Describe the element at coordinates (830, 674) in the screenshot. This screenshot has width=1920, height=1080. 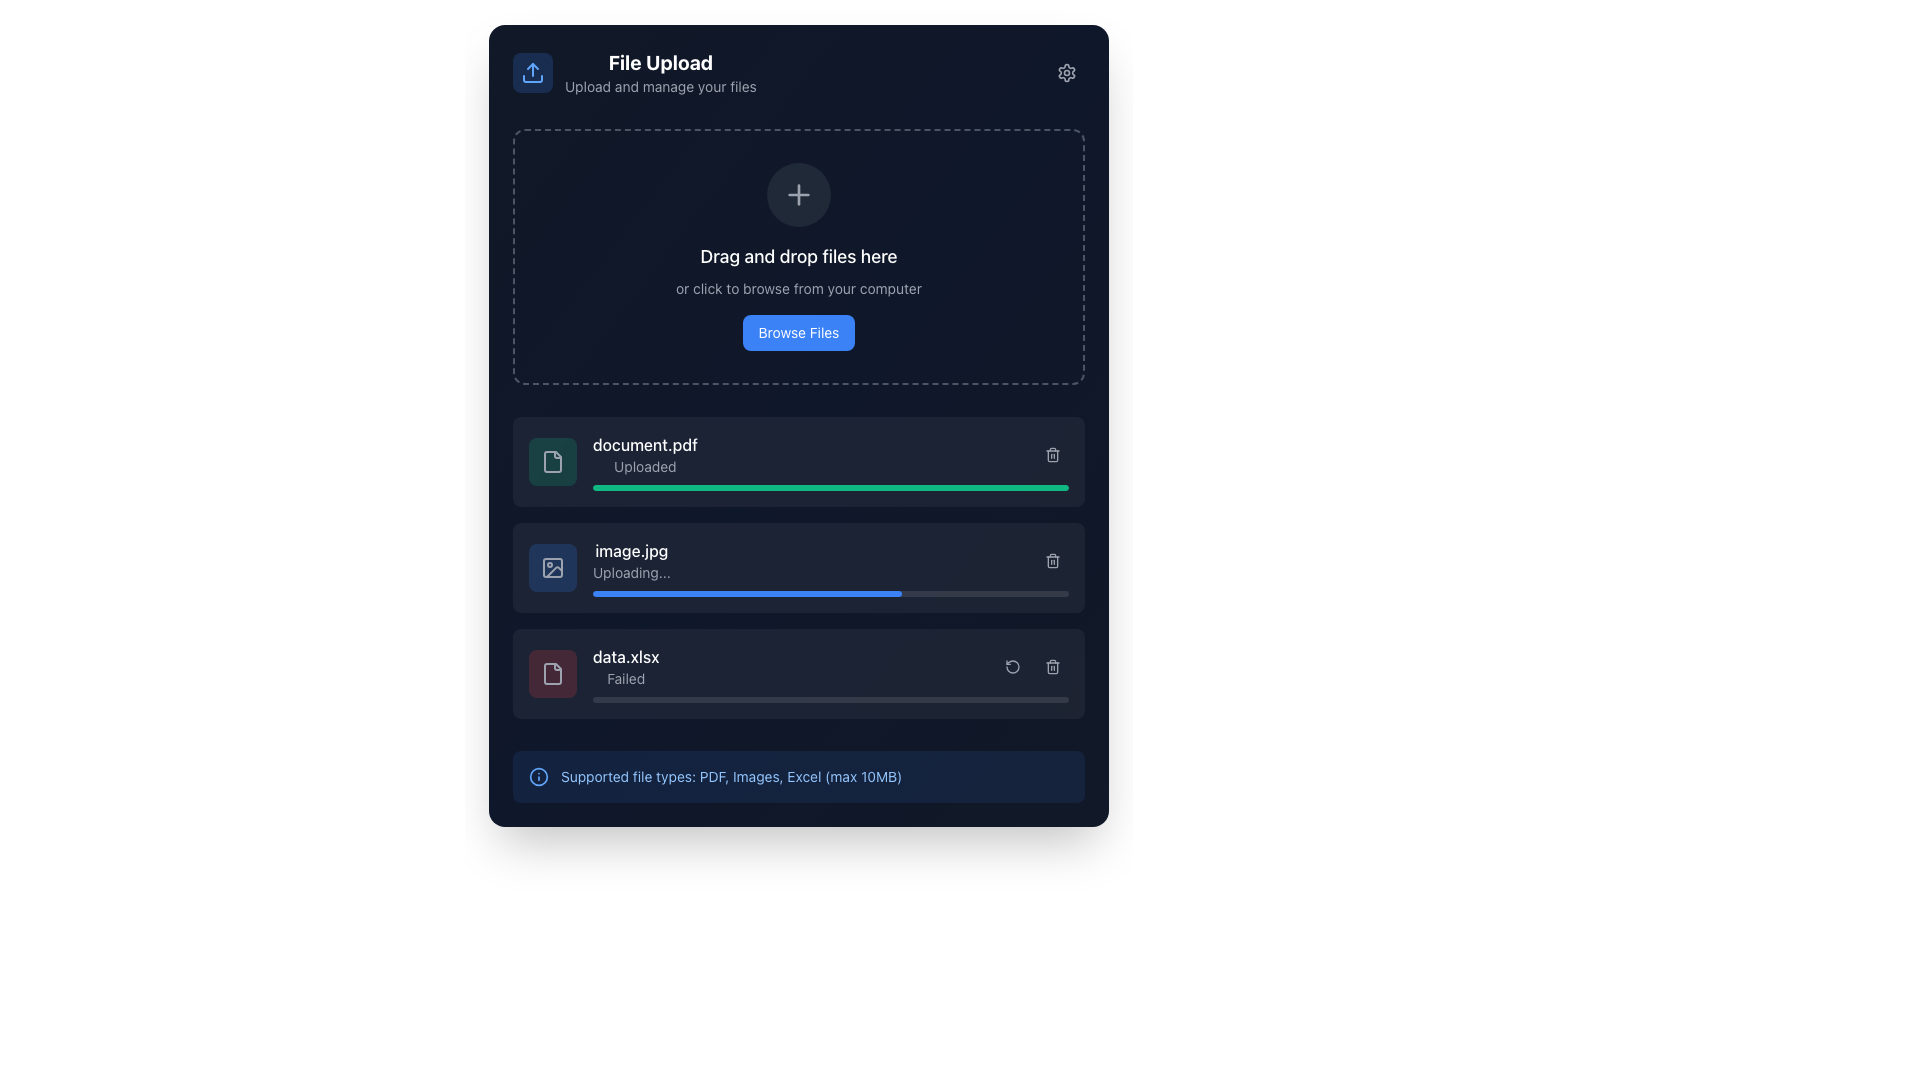
I see `the file upload status indicator for 'data.xlsx', which is the third item` at that location.